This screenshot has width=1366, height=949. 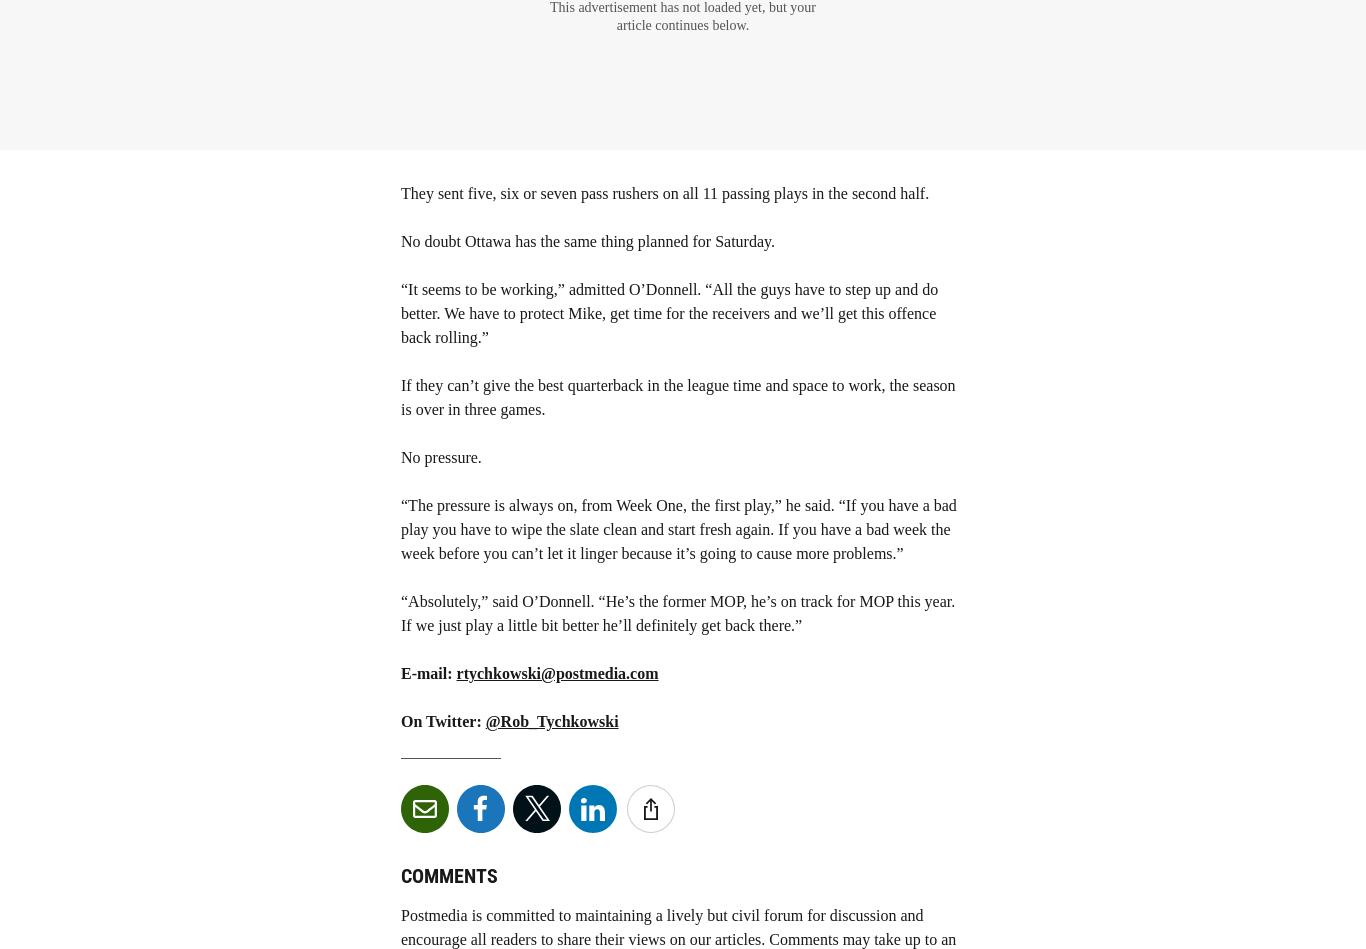 What do you see at coordinates (557, 673) in the screenshot?
I see `'rtychkowski@postmedia.com'` at bounding box center [557, 673].